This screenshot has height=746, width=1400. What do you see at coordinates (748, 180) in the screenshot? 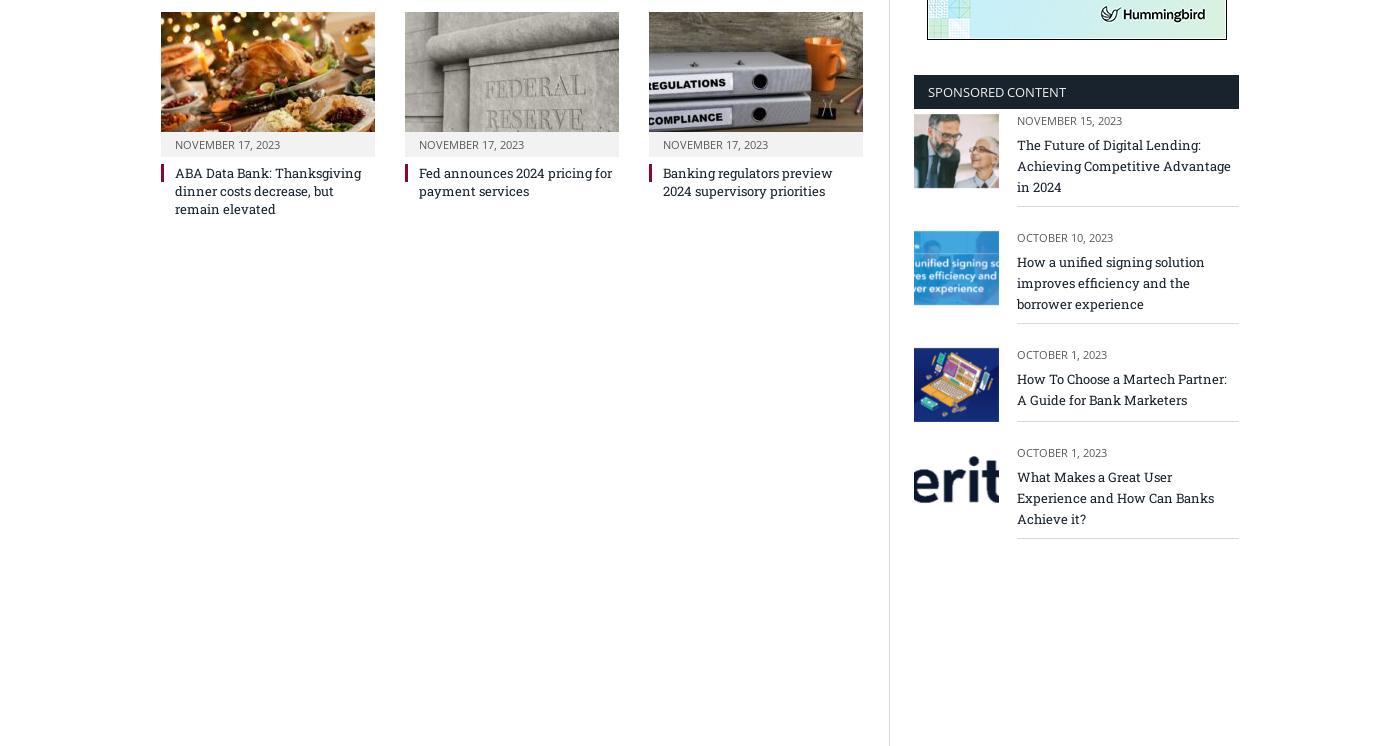
I see `'Banking regulators preview 2024 supervisory priorities'` at bounding box center [748, 180].